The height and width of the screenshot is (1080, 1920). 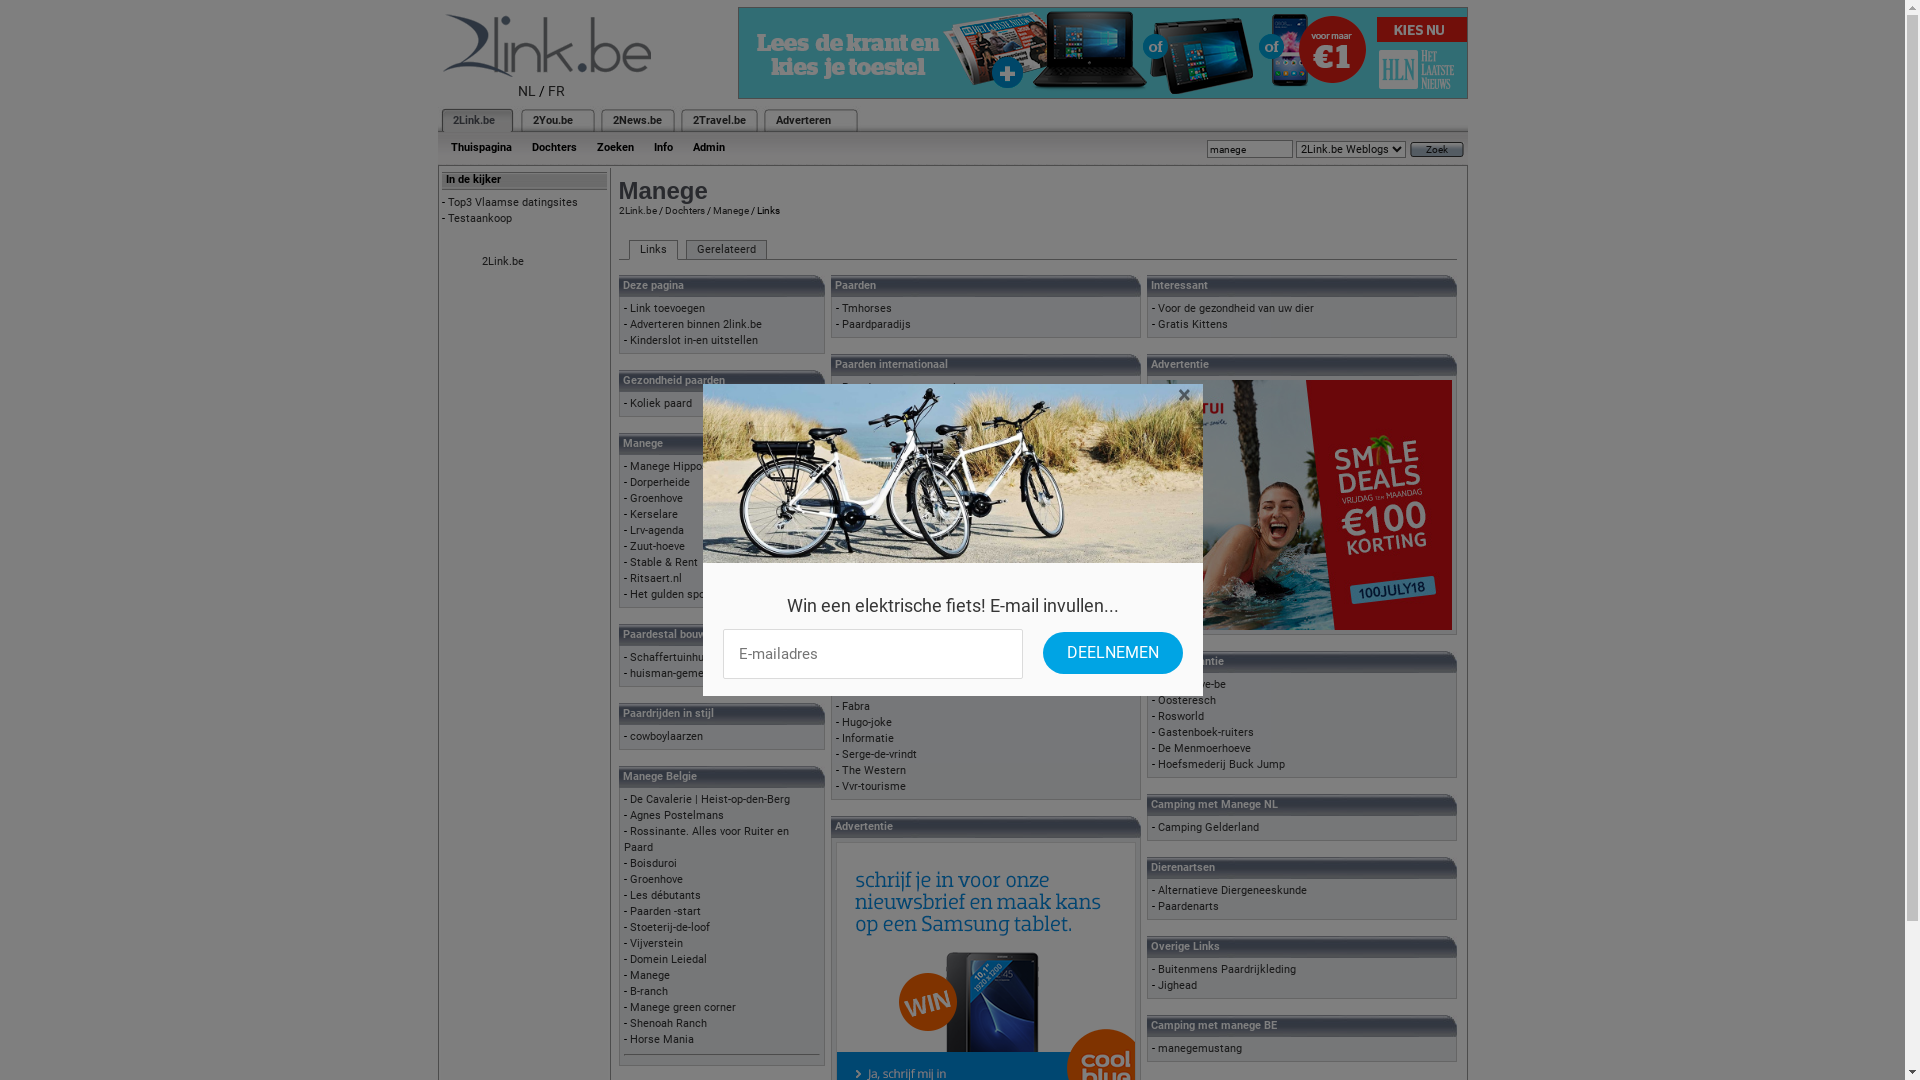 I want to click on 'Hugo-joke', so click(x=841, y=722).